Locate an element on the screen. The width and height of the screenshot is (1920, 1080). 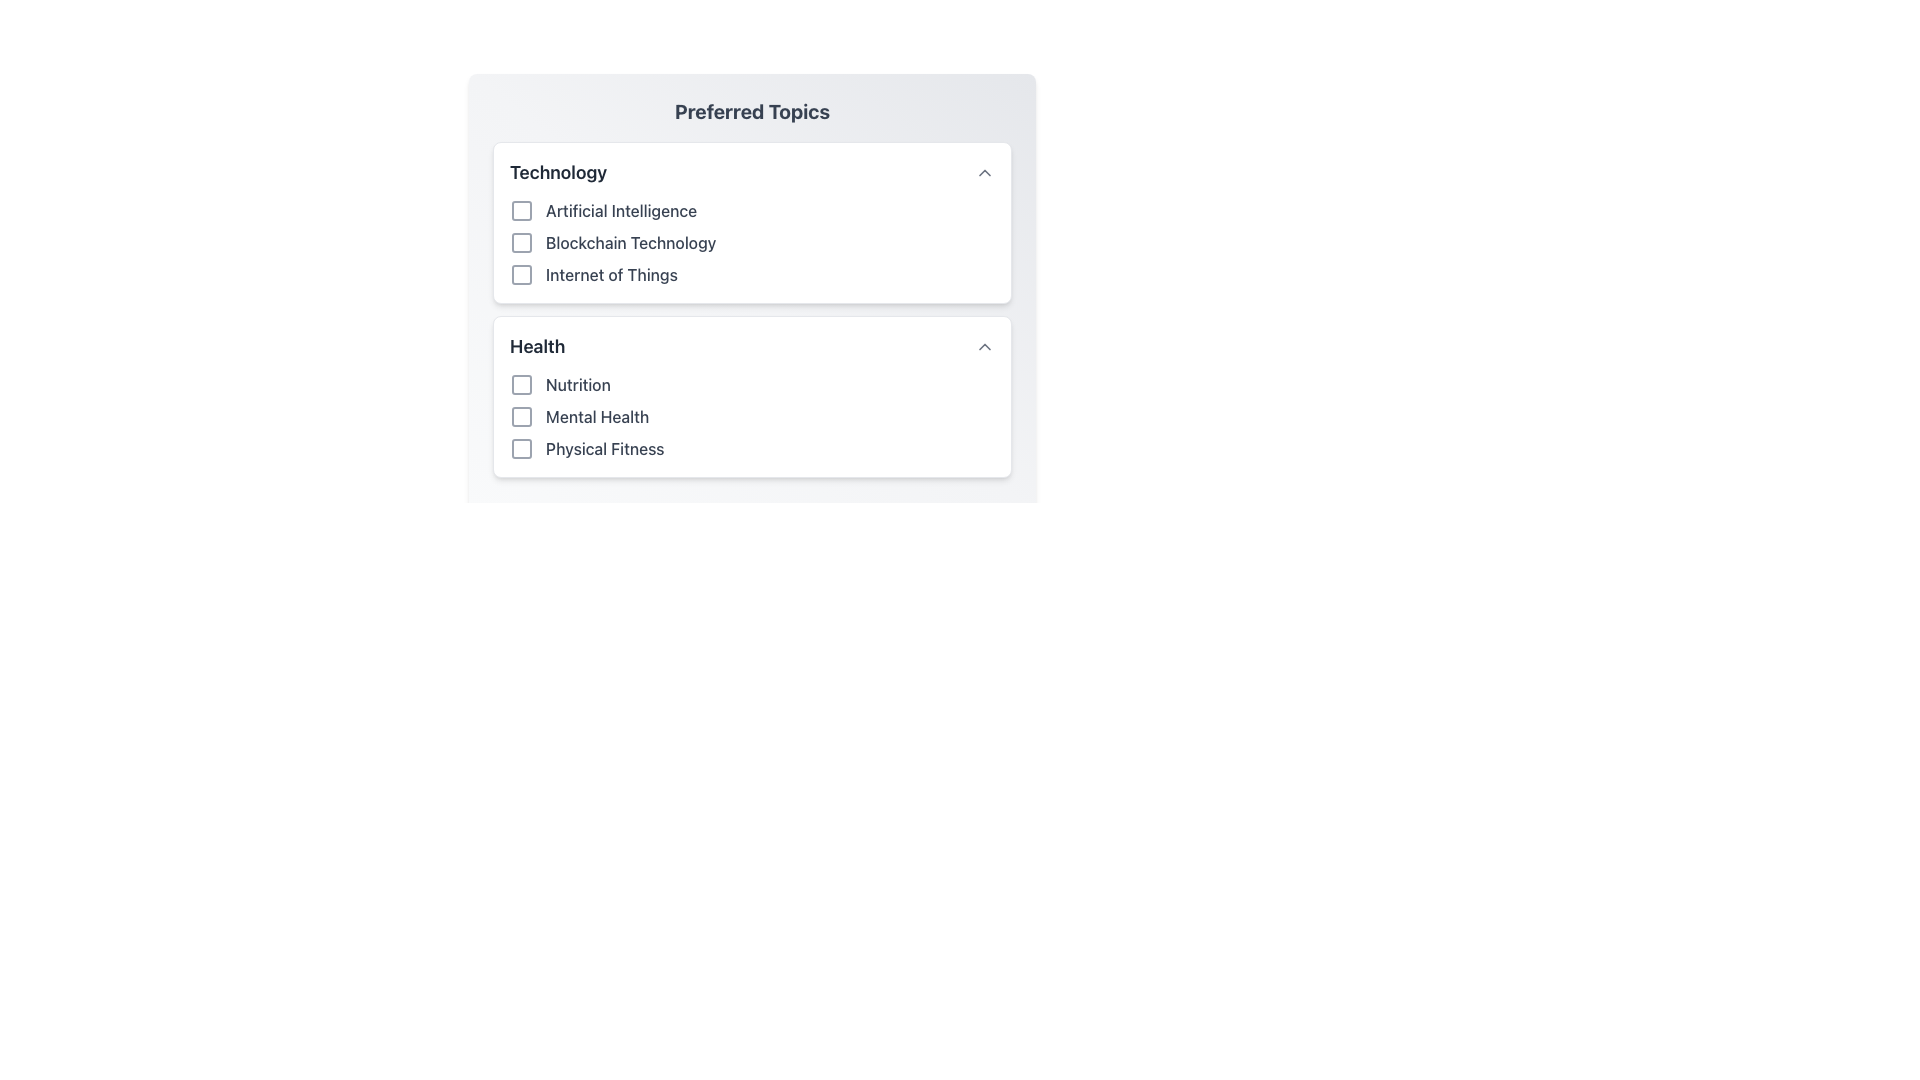
the grouped list of checkboxes labeled 'Nutrition', 'Mental Health', and 'Physical Fitness' is located at coordinates (751, 415).